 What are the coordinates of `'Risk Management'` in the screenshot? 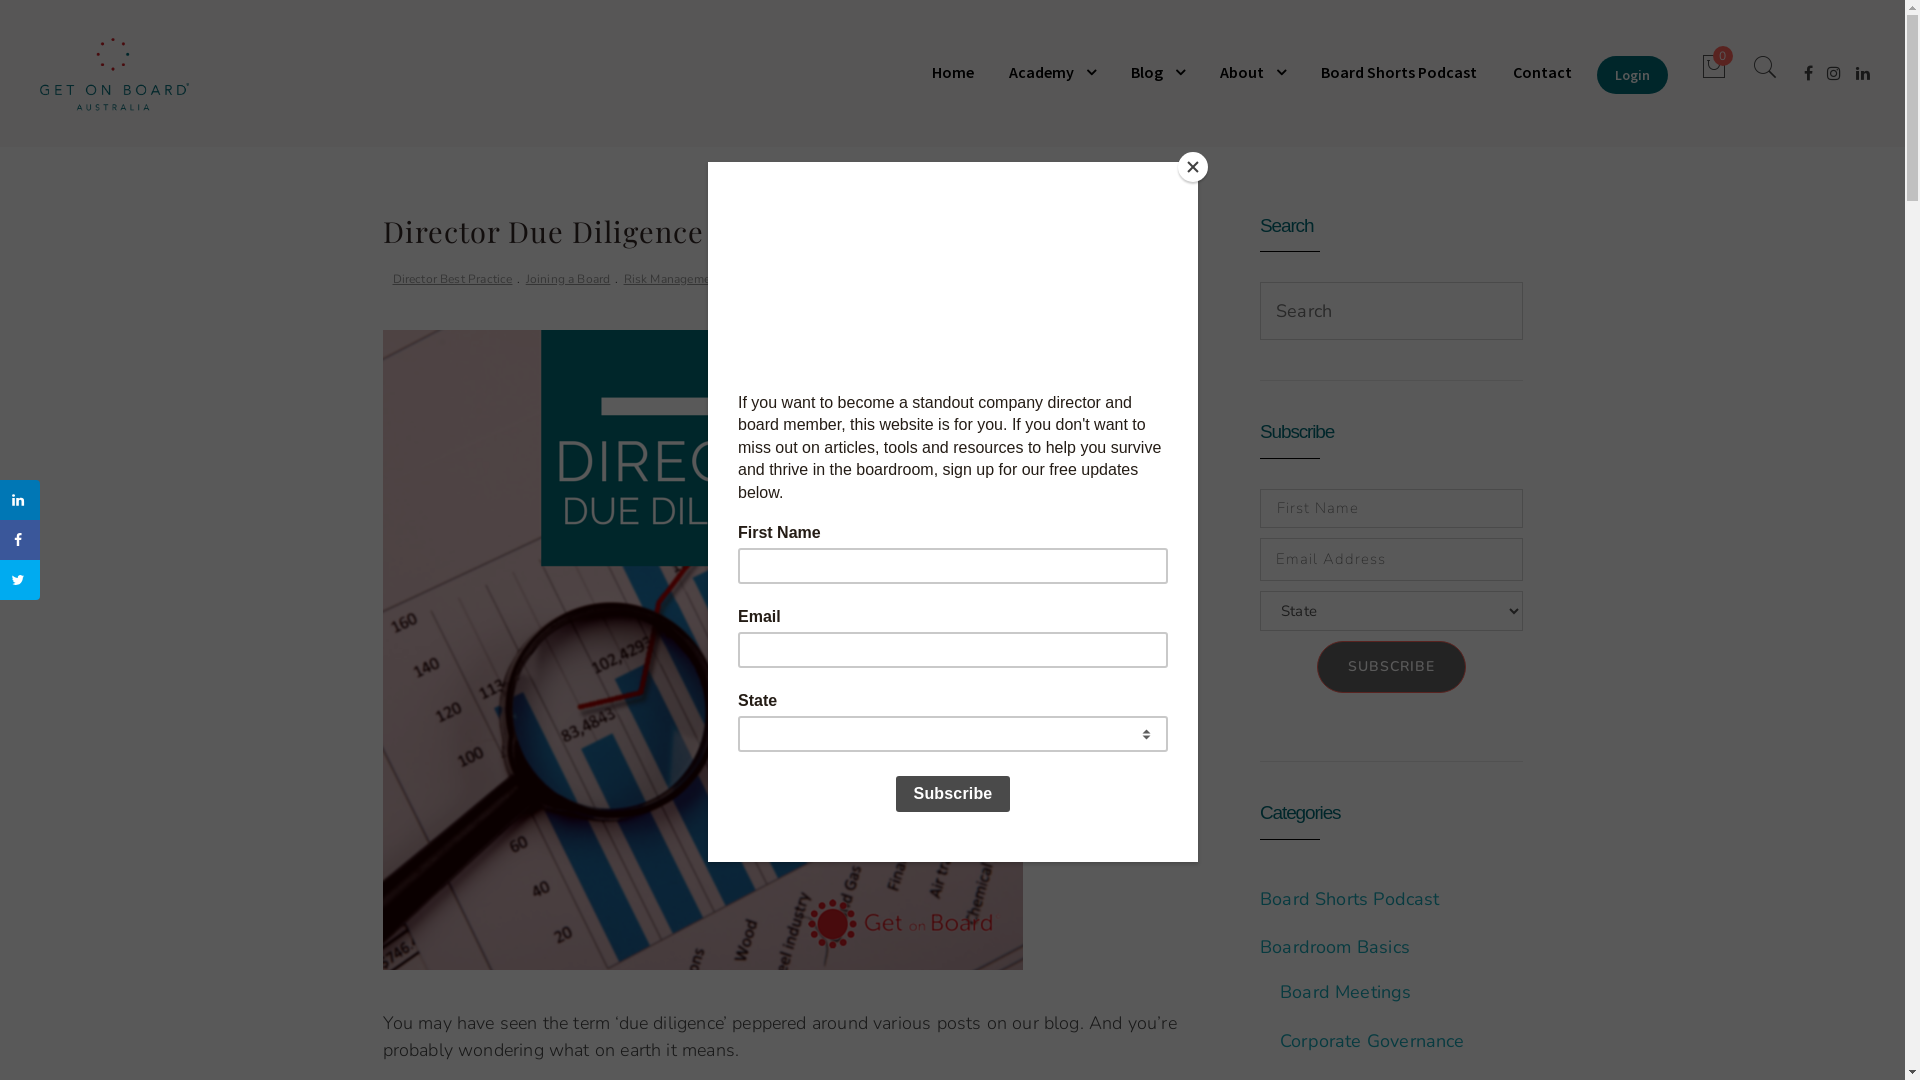 It's located at (672, 280).